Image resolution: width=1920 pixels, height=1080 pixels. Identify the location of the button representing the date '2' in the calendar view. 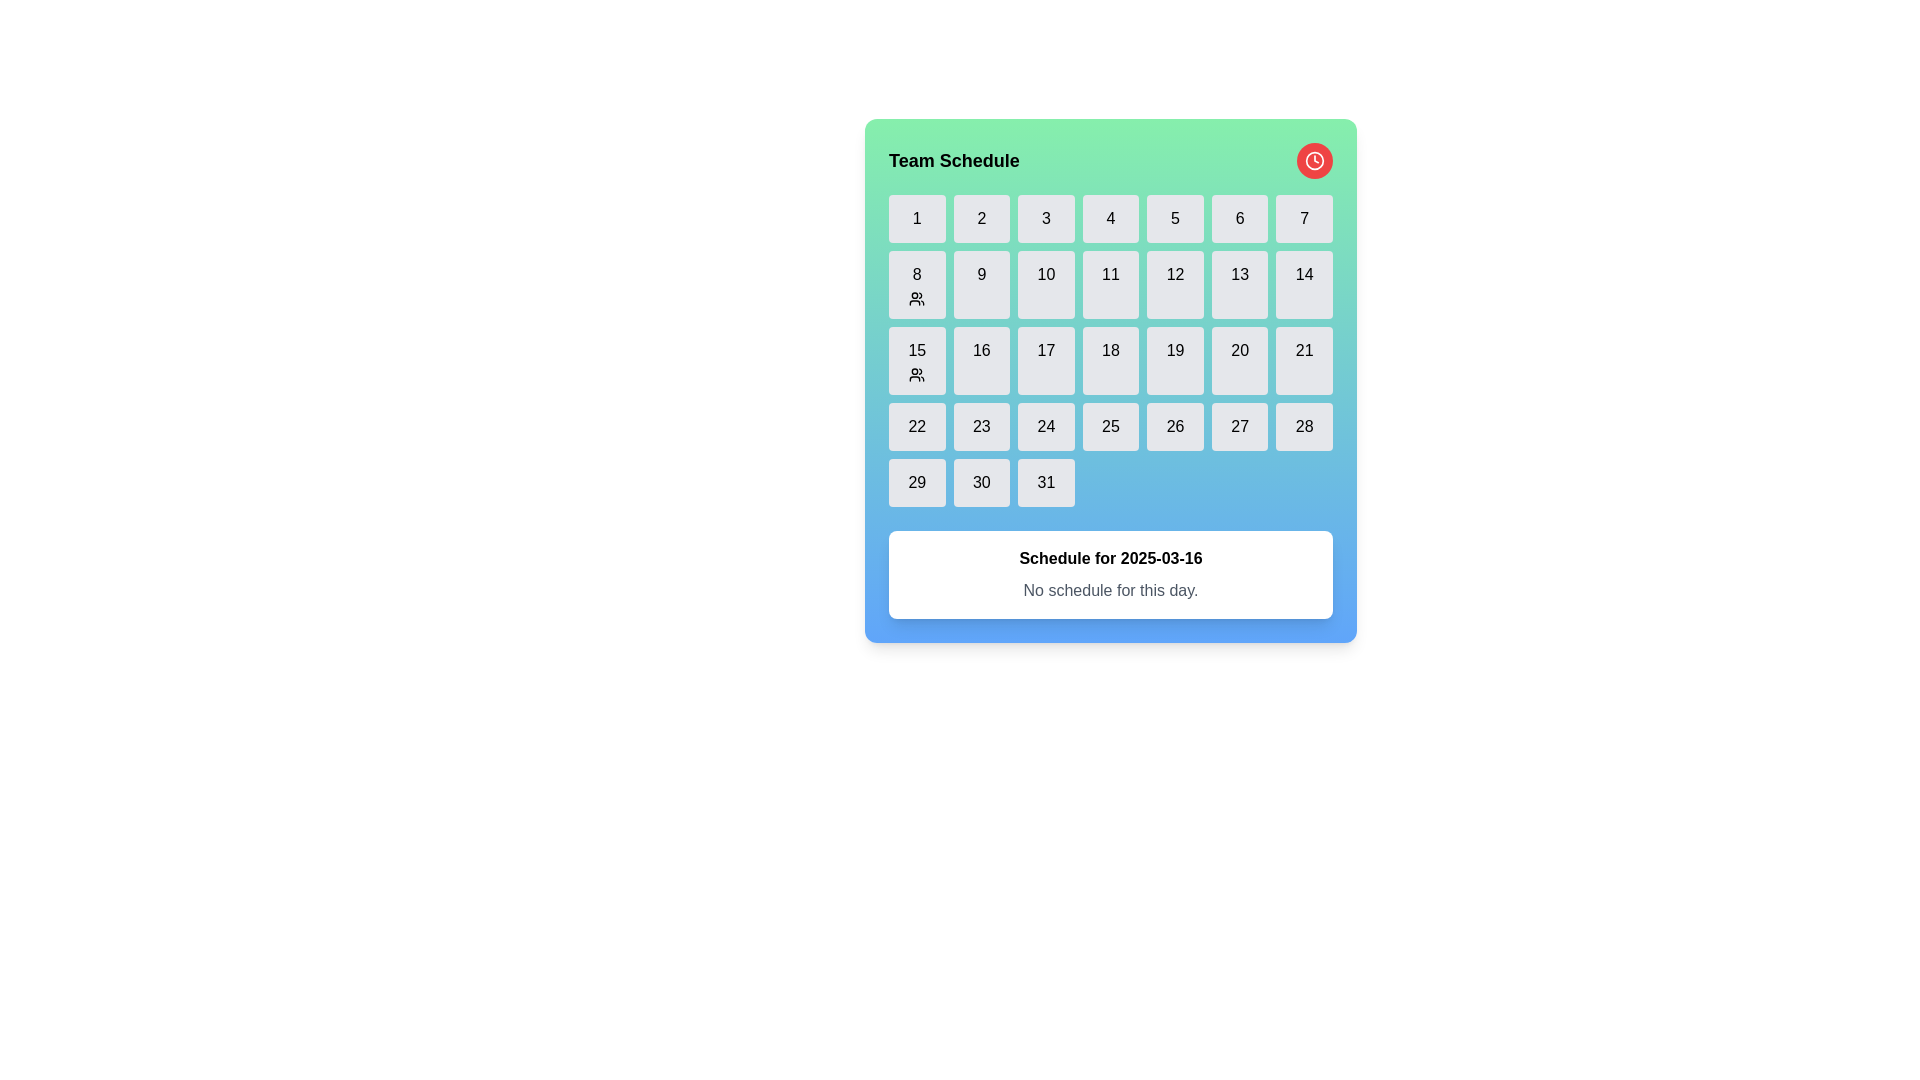
(981, 219).